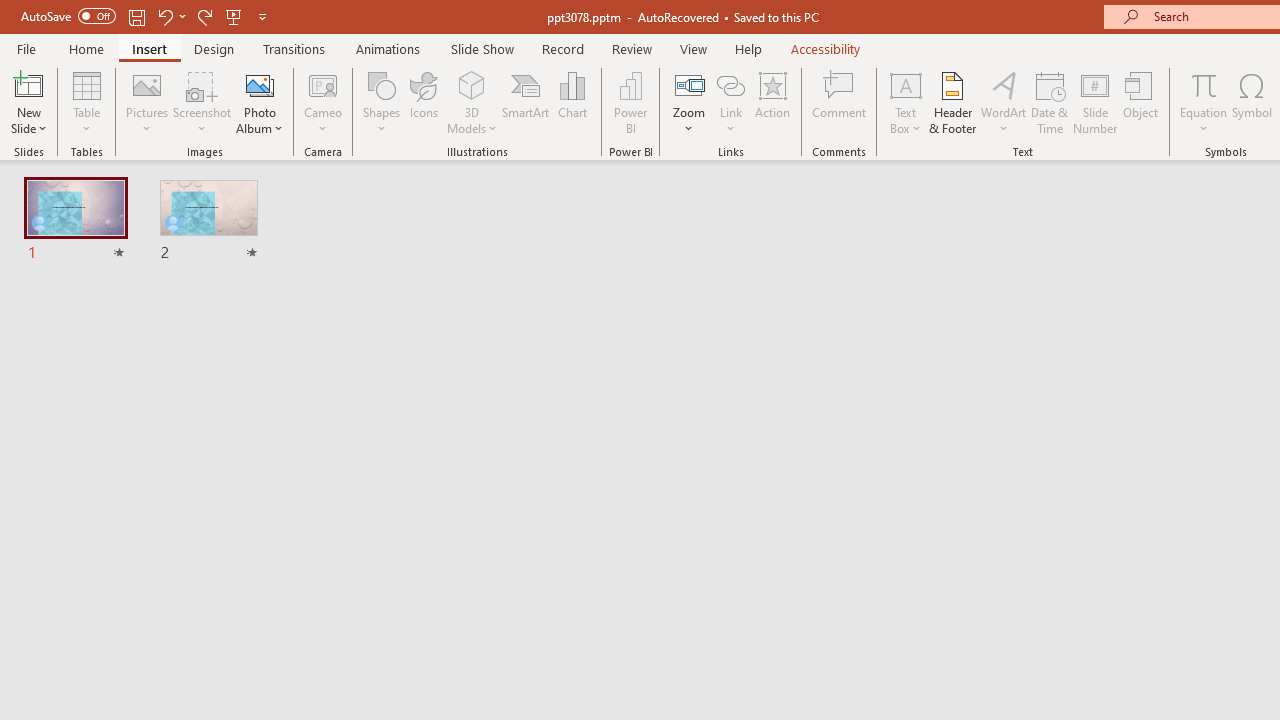  What do you see at coordinates (471, 103) in the screenshot?
I see `'3D Models'` at bounding box center [471, 103].